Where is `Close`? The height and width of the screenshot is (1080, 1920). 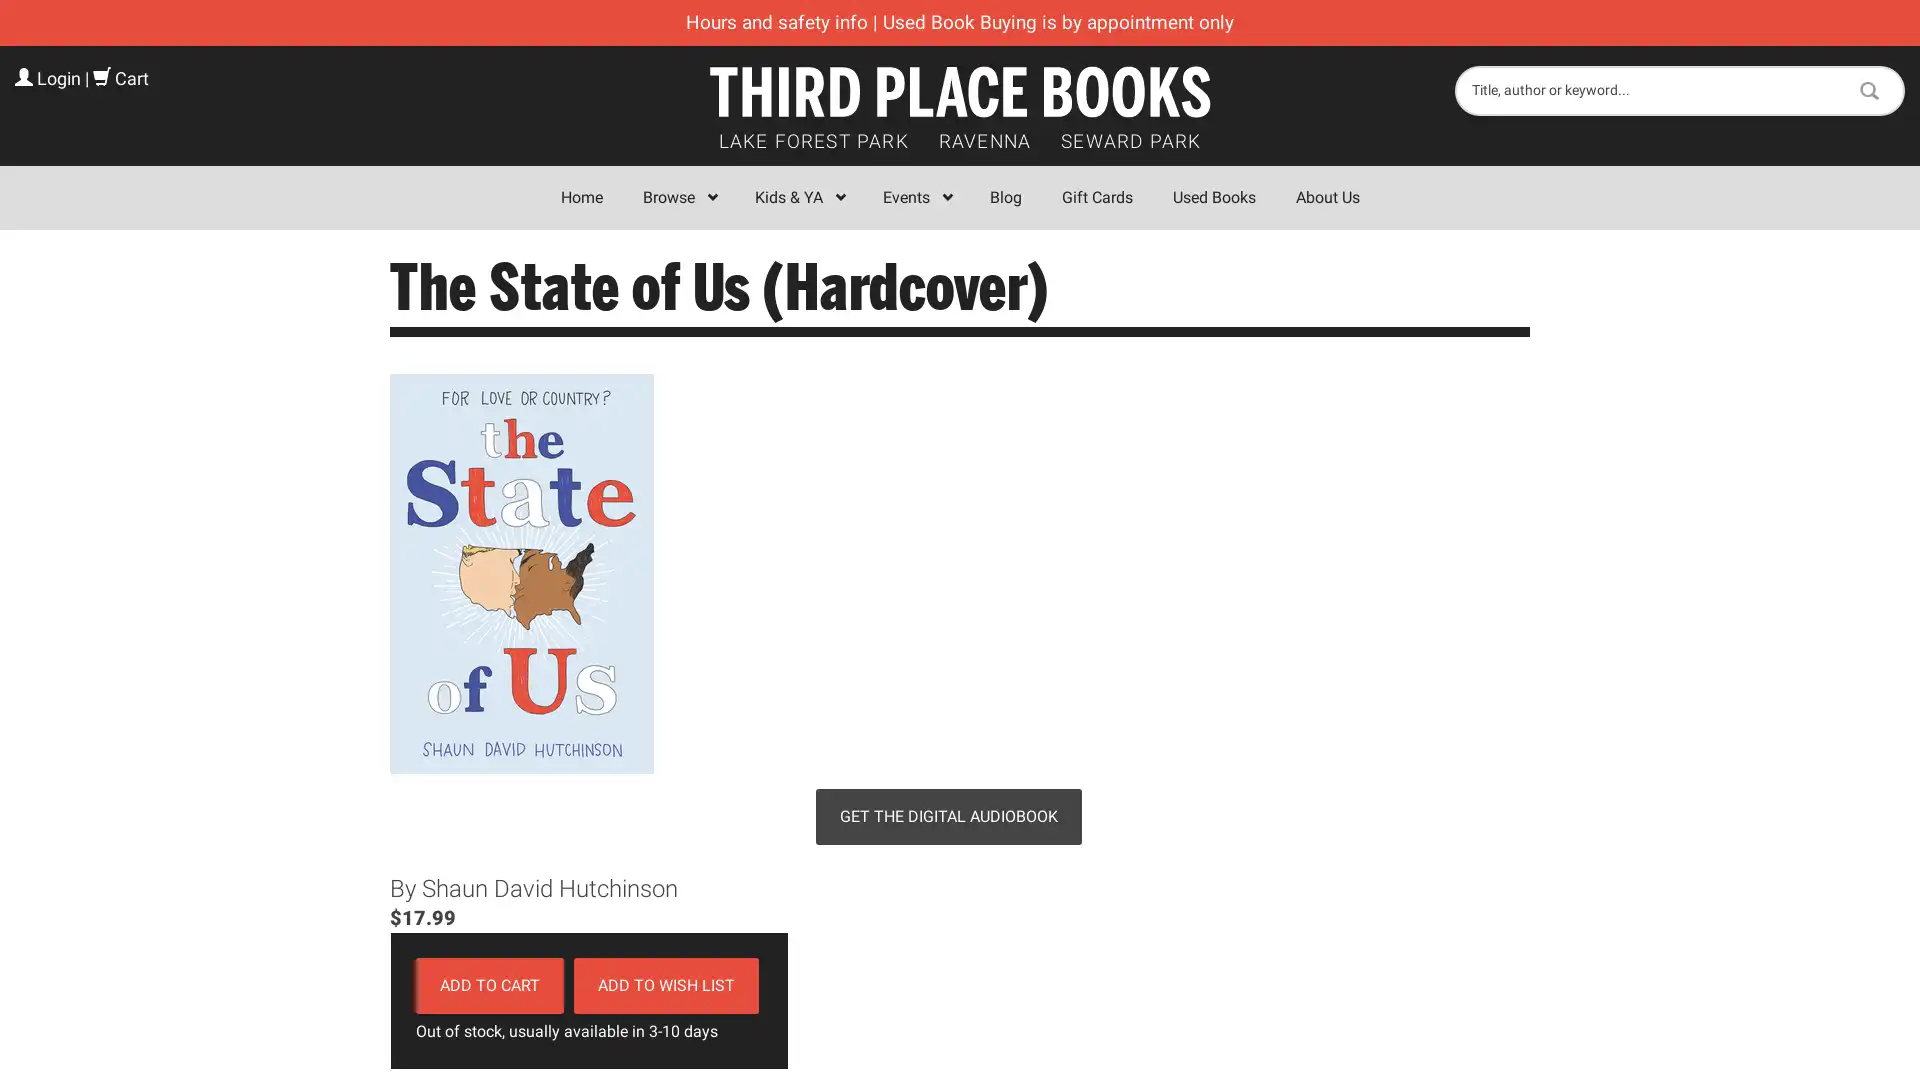 Close is located at coordinates (1251, 293).